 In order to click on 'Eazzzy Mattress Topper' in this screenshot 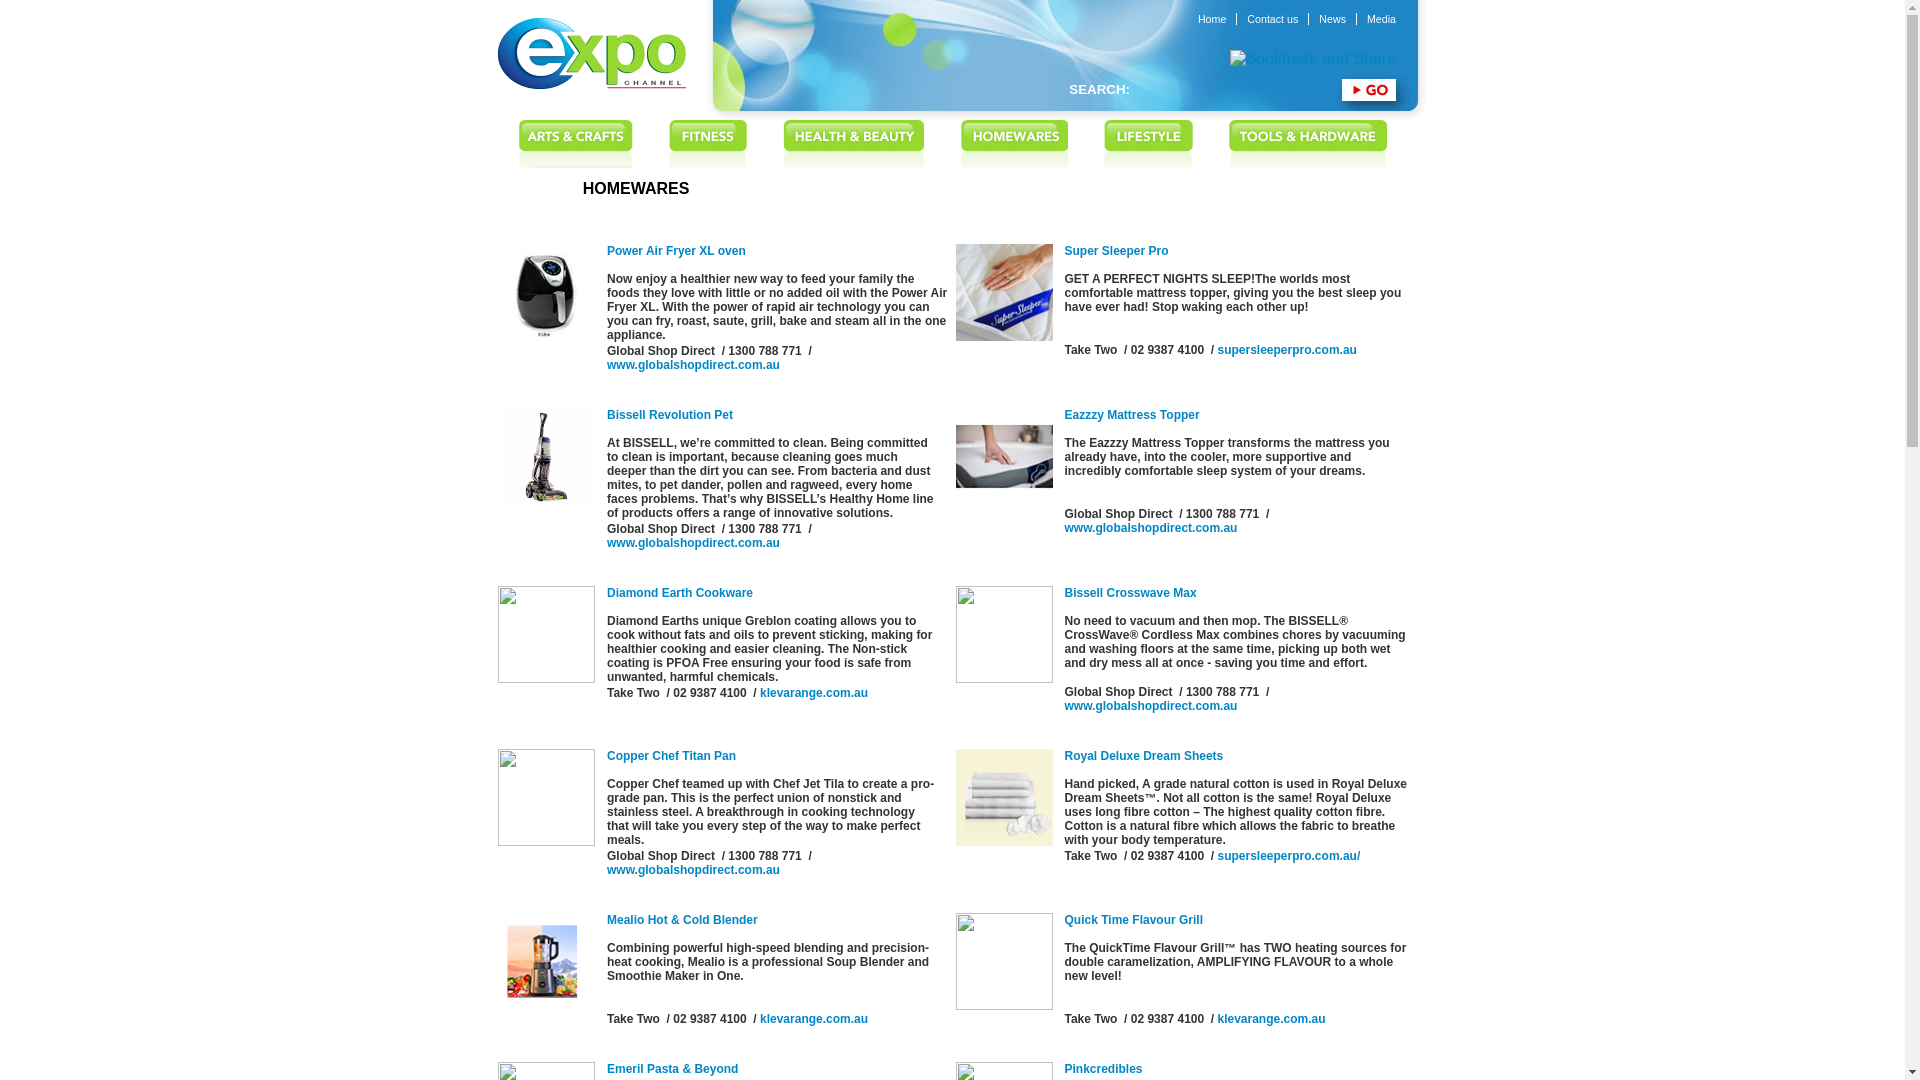, I will do `click(1131, 414)`.